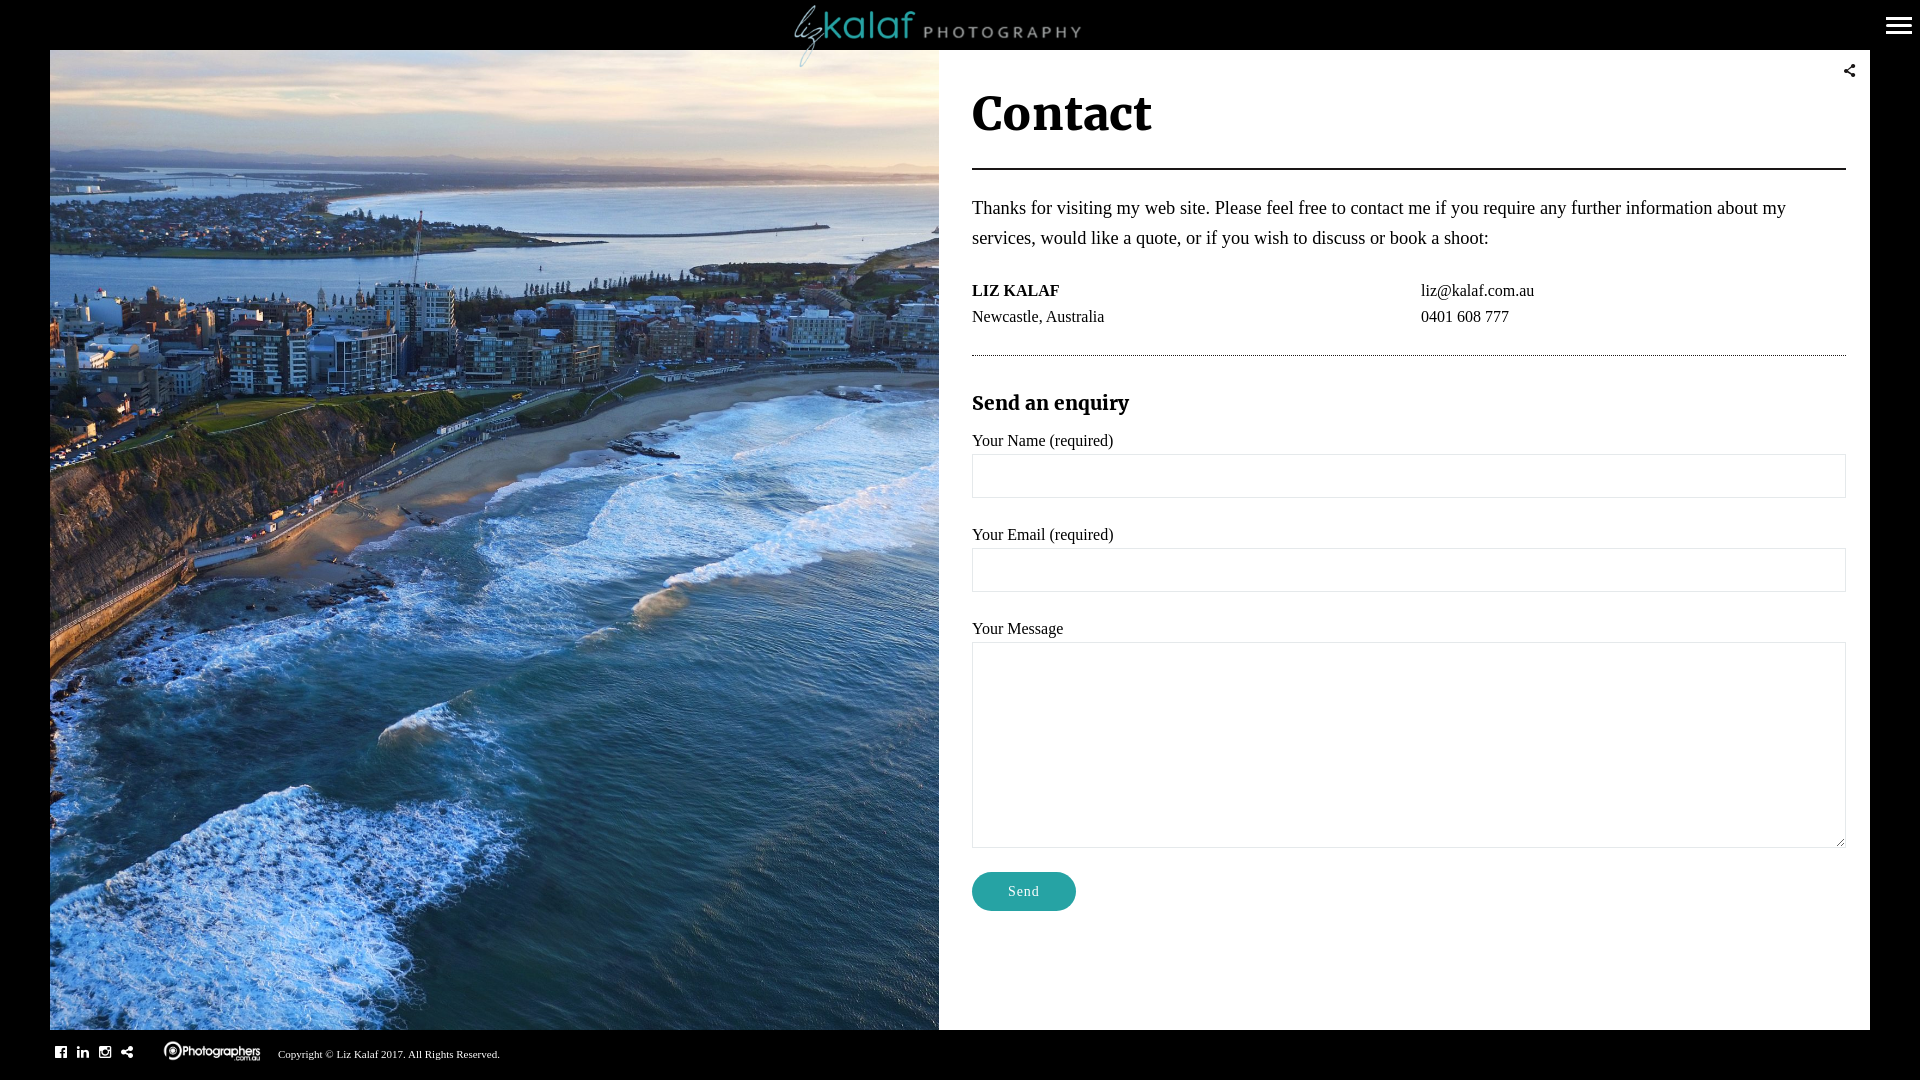 The height and width of the screenshot is (1080, 1920). Describe the element at coordinates (960, 35) in the screenshot. I see `'Liz Kalaf - Newcastle Photographer'` at that location.